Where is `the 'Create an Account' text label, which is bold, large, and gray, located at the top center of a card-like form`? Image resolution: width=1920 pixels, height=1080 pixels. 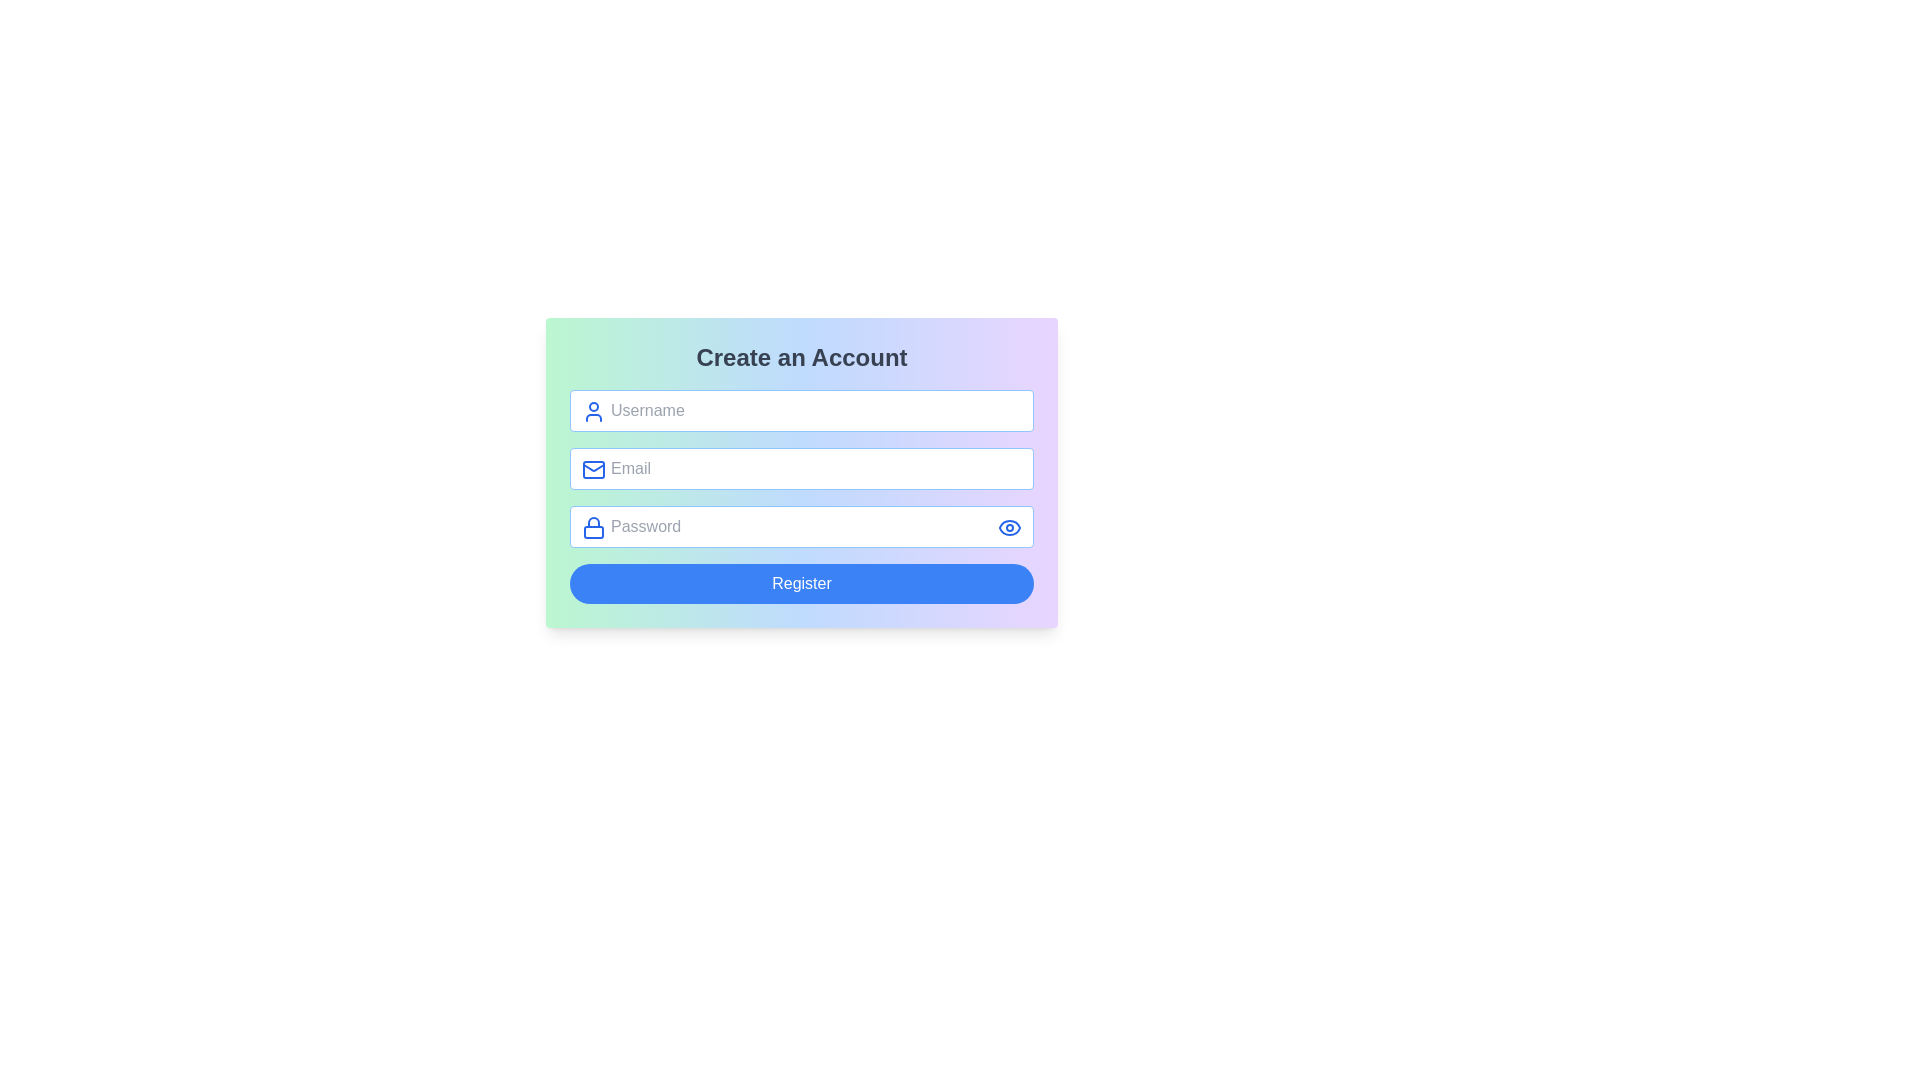 the 'Create an Account' text label, which is bold, large, and gray, located at the top center of a card-like form is located at coordinates (801, 357).